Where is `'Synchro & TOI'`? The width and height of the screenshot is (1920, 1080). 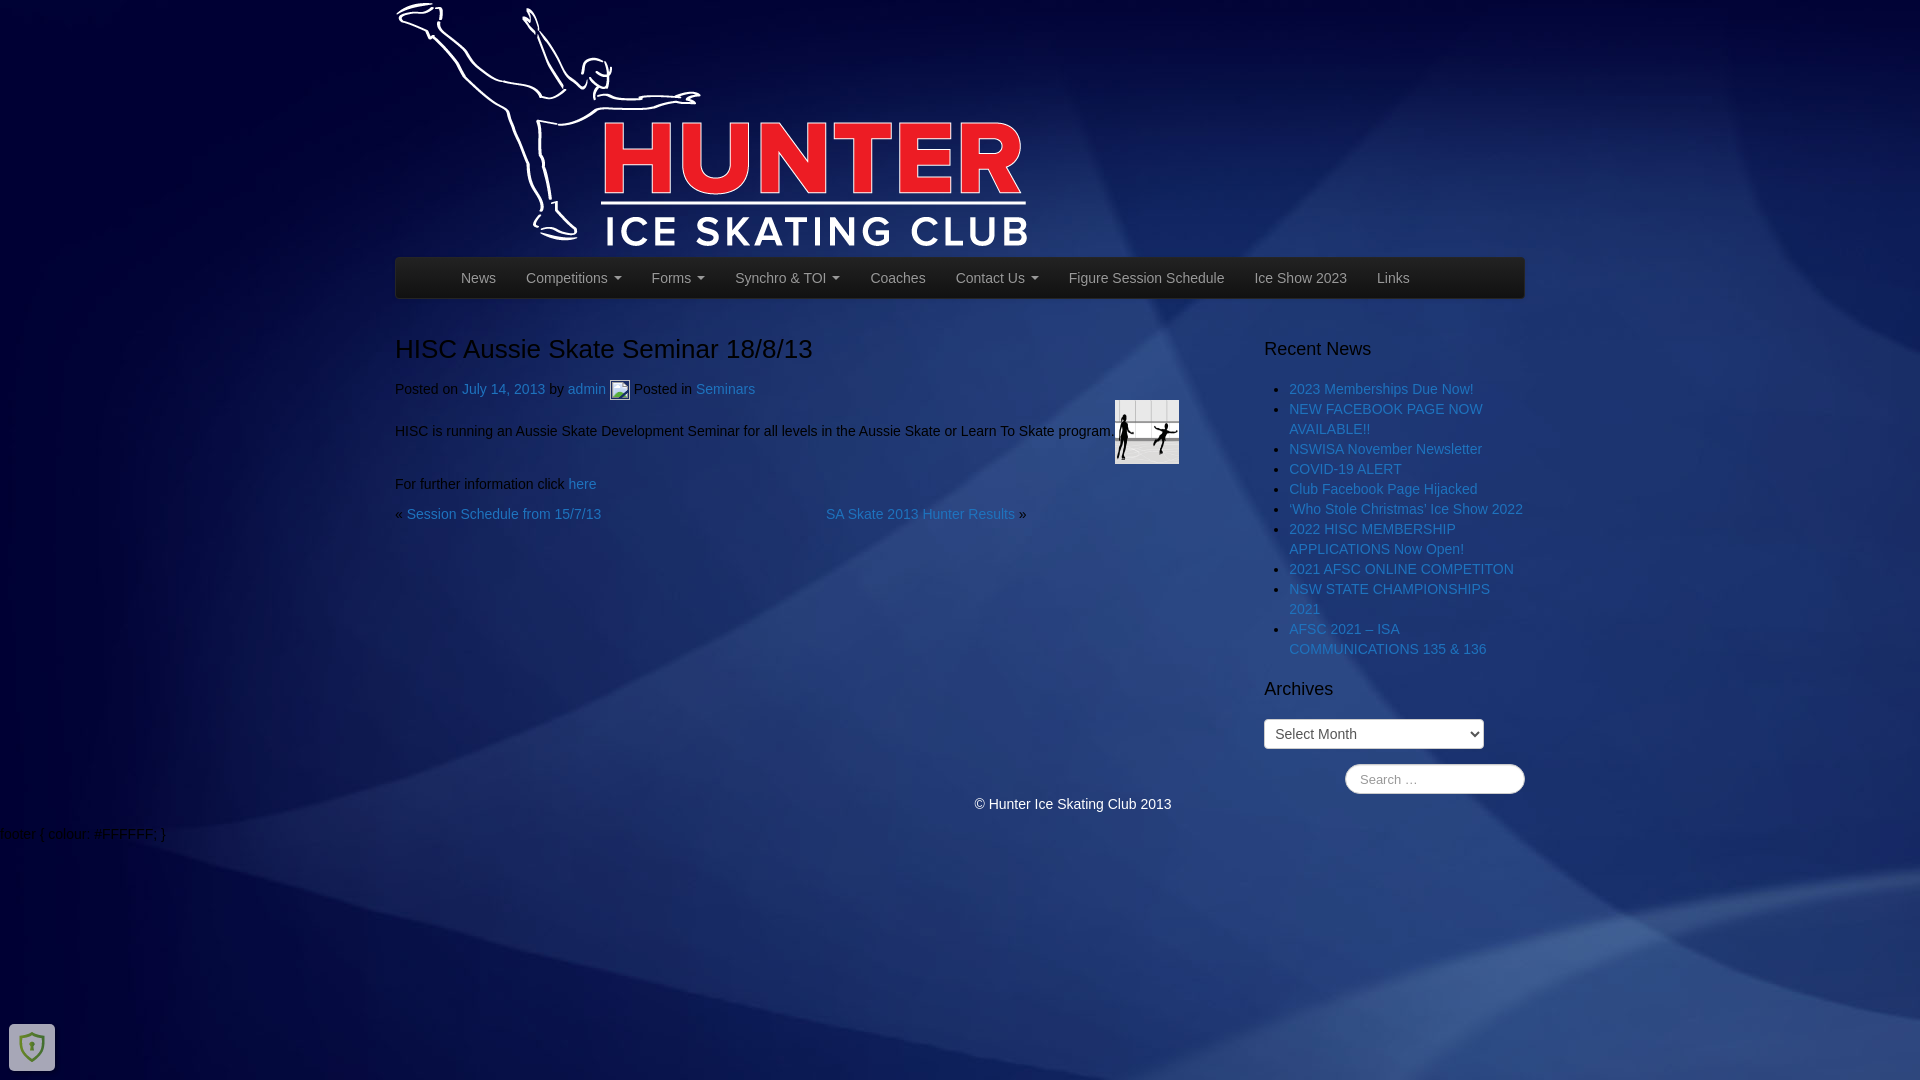
'Synchro & TOI' is located at coordinates (786, 277).